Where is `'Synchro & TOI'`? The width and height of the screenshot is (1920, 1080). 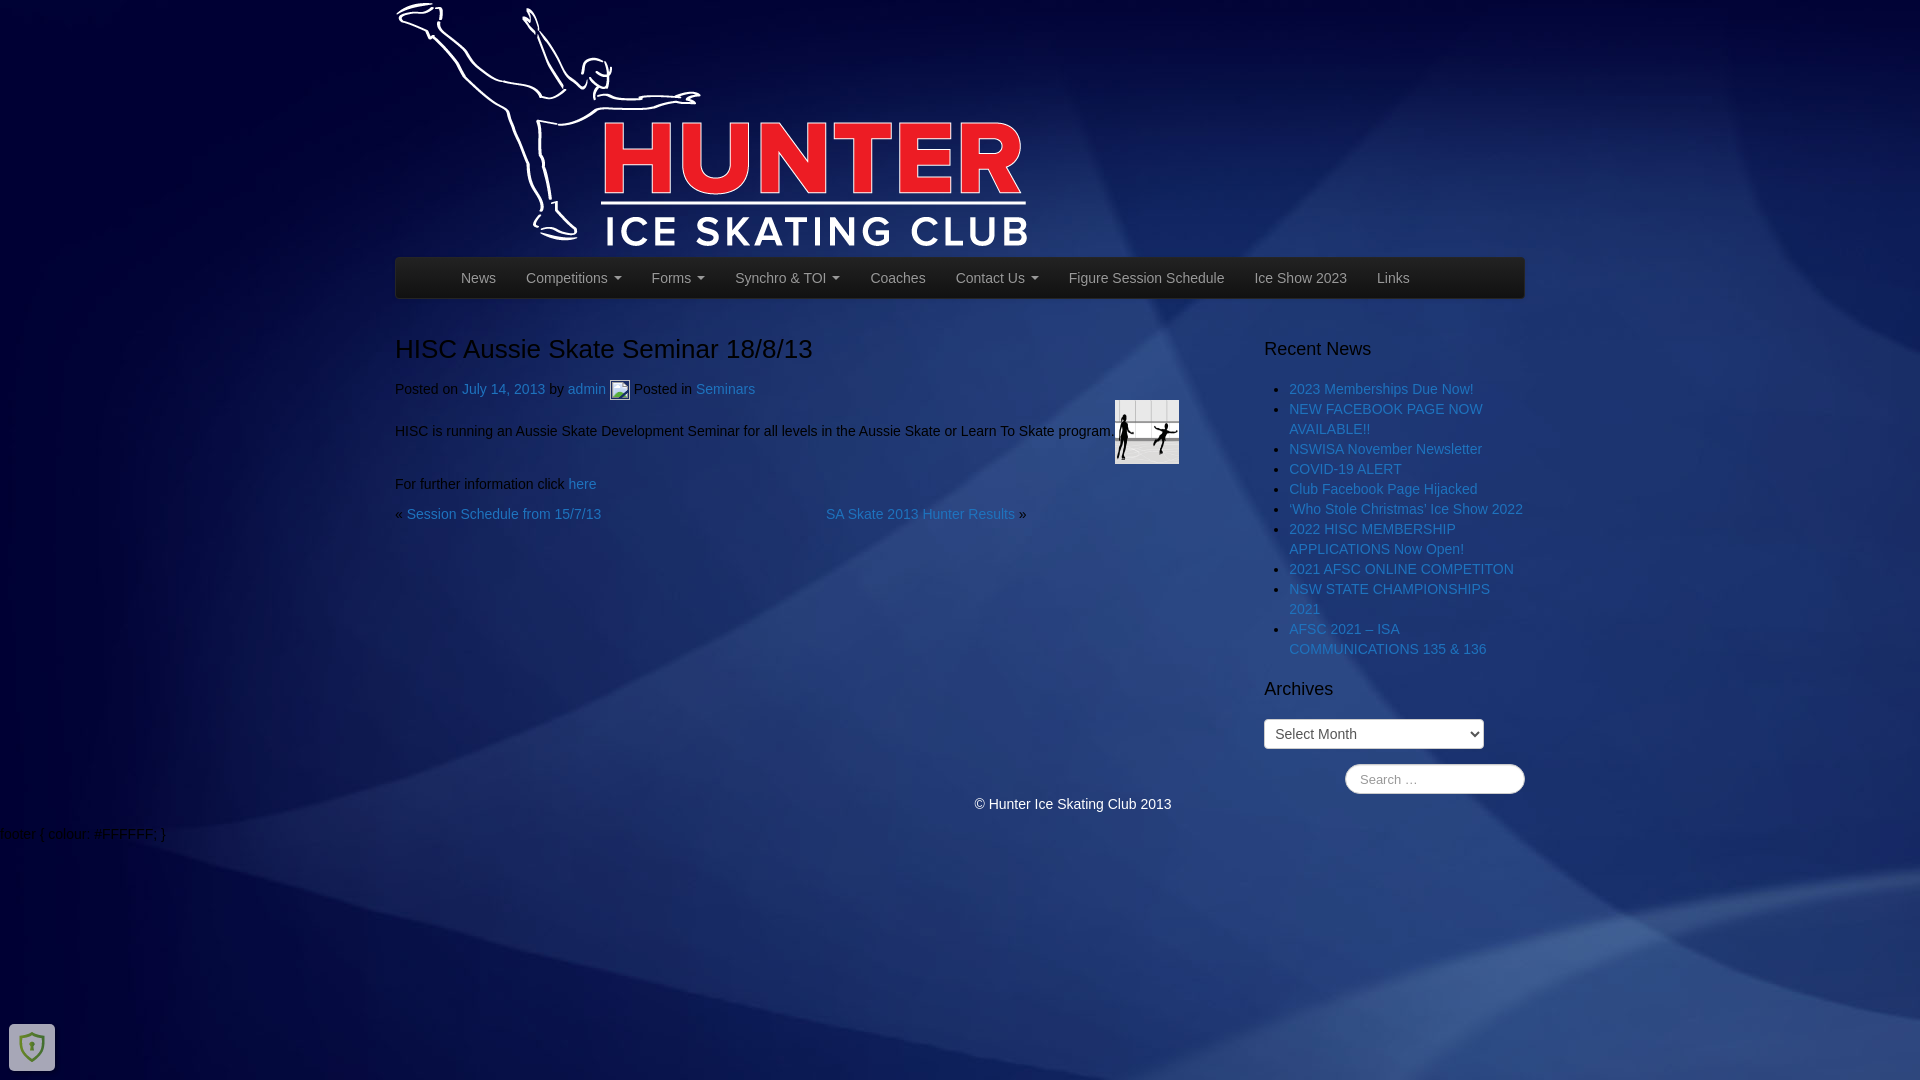
'Synchro & TOI' is located at coordinates (786, 277).